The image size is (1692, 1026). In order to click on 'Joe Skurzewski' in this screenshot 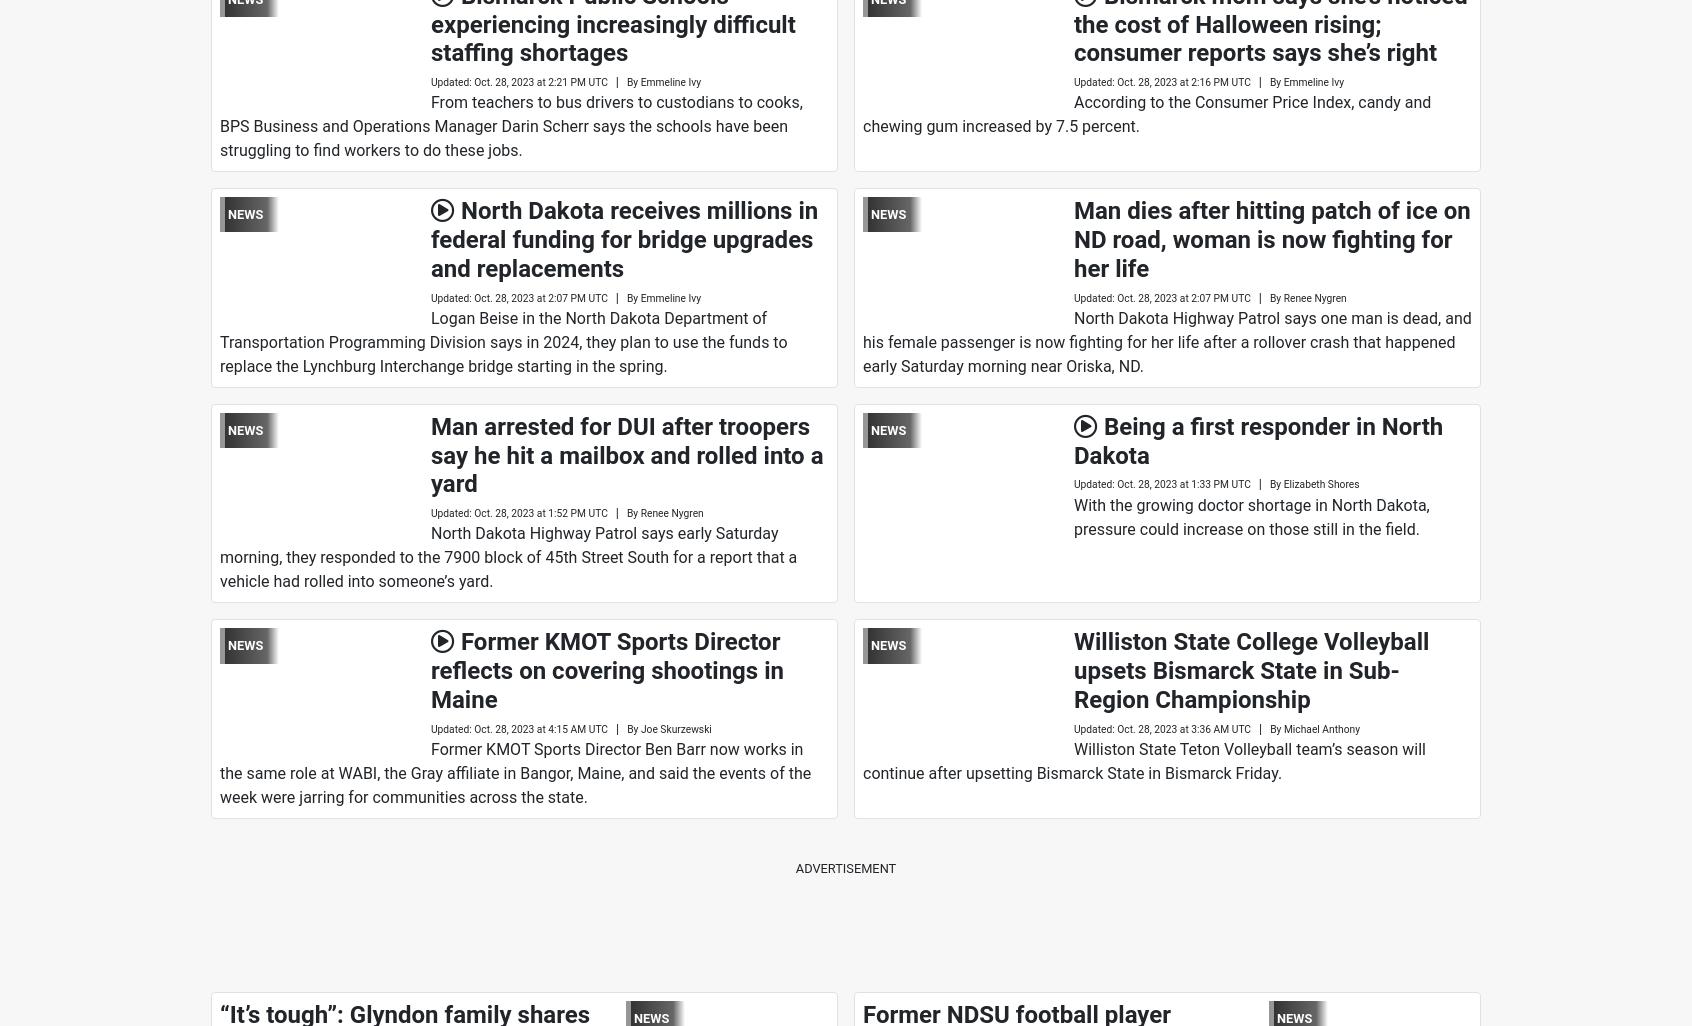, I will do `click(675, 728)`.